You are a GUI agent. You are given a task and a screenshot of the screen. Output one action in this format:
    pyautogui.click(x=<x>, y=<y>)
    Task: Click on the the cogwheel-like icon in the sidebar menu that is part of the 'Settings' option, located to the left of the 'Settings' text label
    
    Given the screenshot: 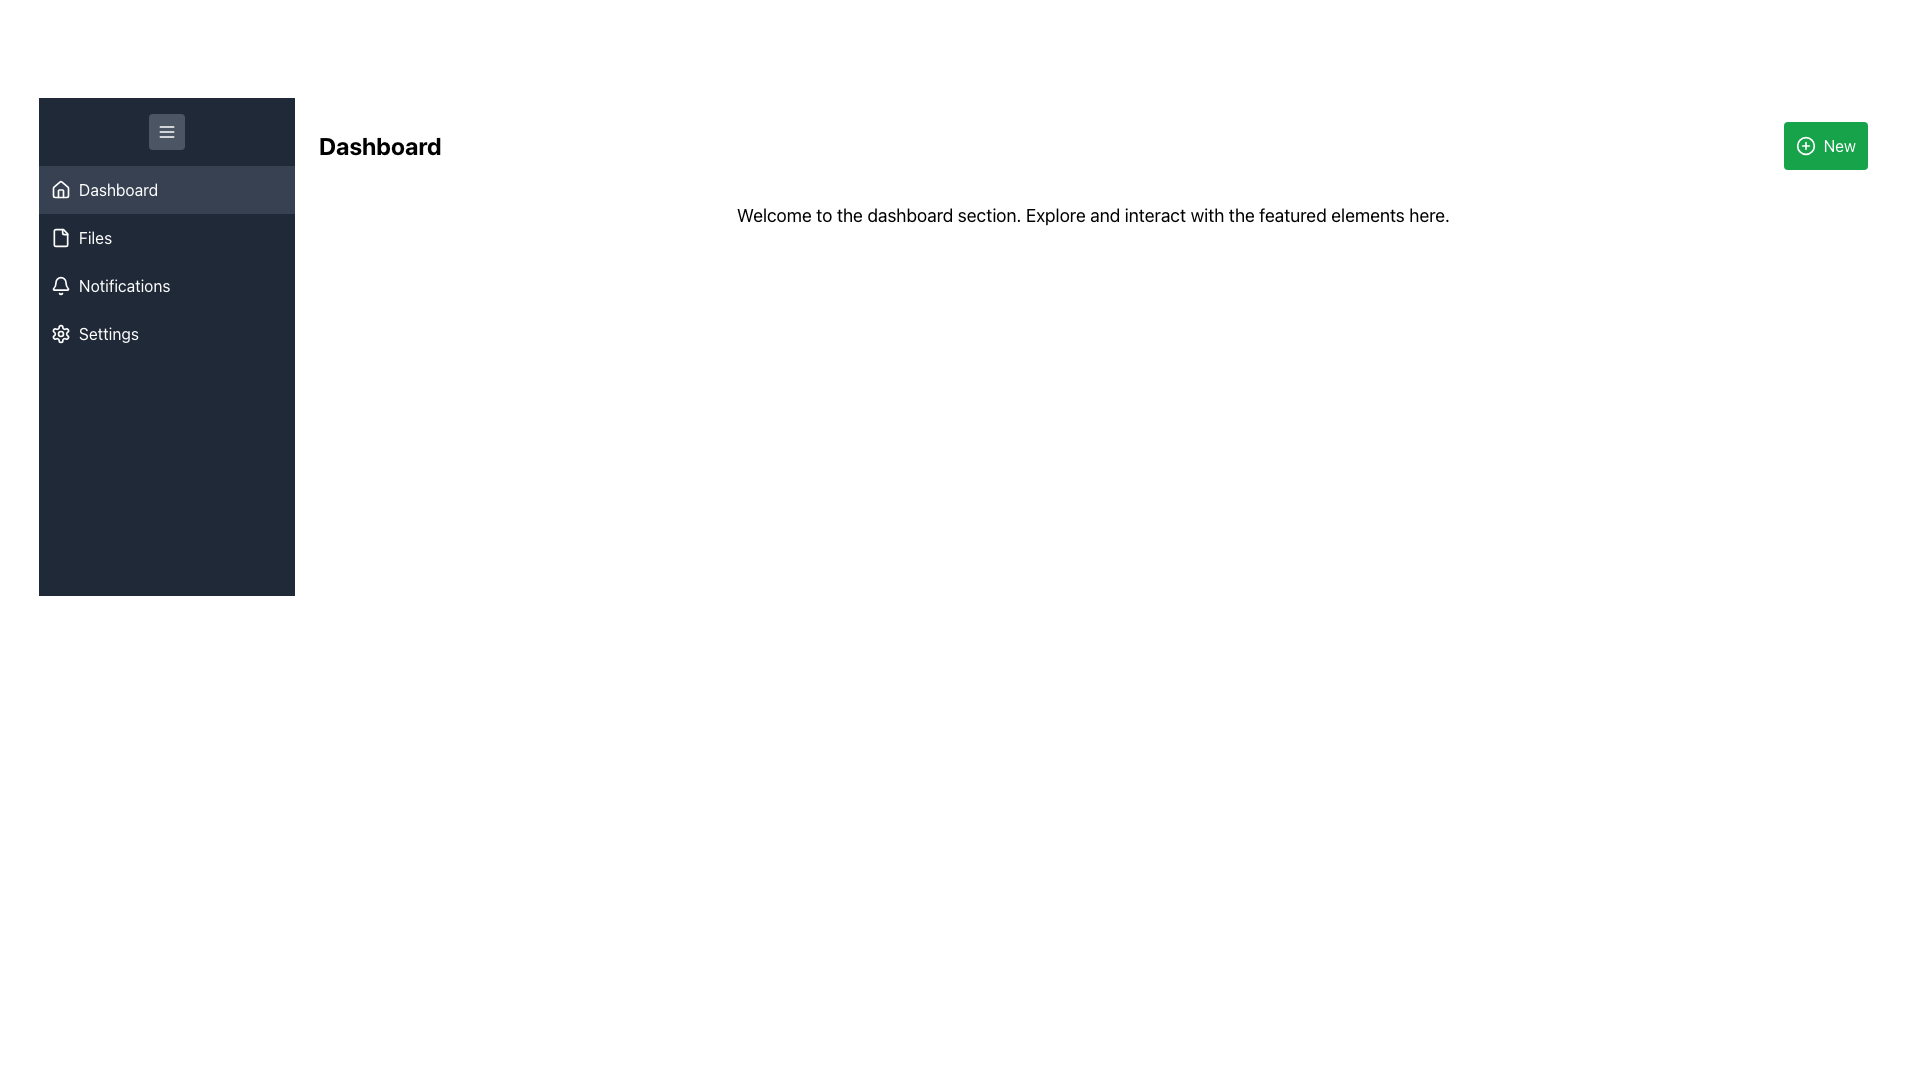 What is the action you would take?
    pyautogui.click(x=61, y=333)
    